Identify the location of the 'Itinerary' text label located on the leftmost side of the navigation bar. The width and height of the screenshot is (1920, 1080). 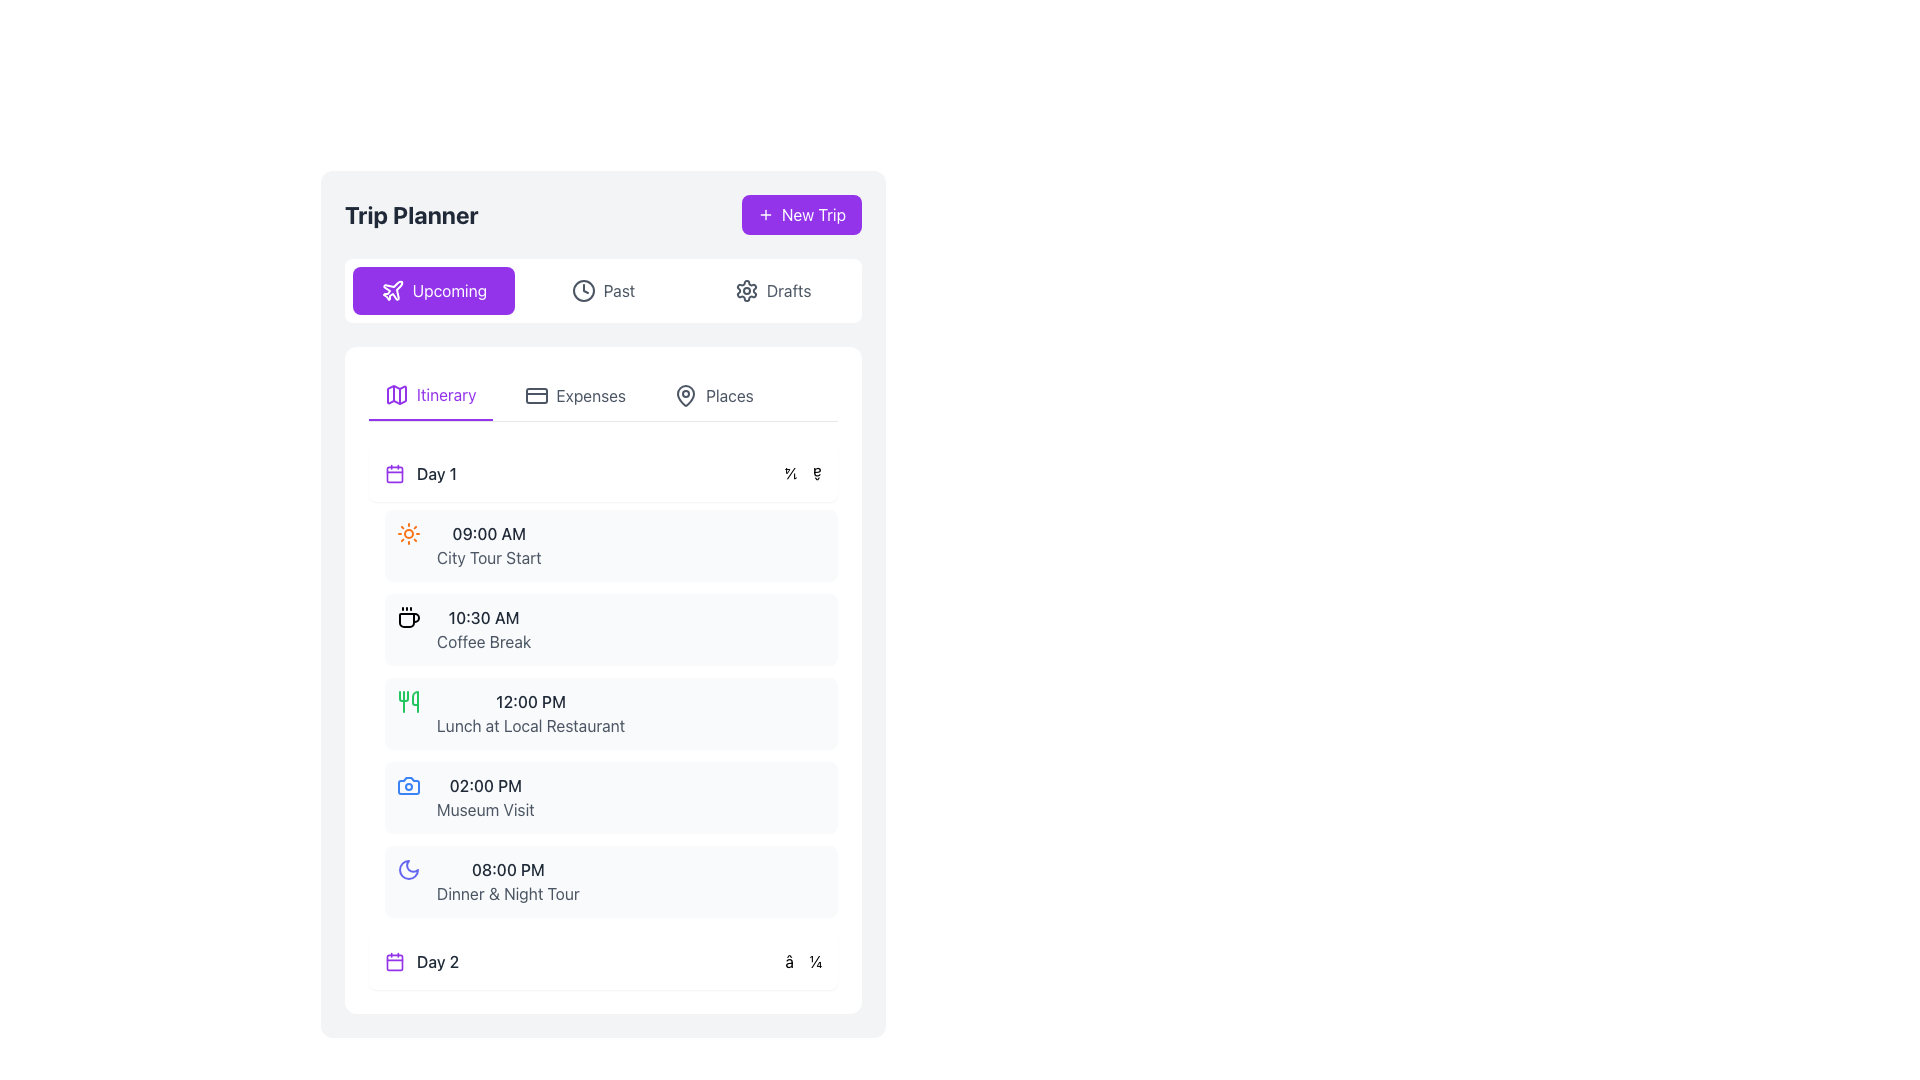
(445, 394).